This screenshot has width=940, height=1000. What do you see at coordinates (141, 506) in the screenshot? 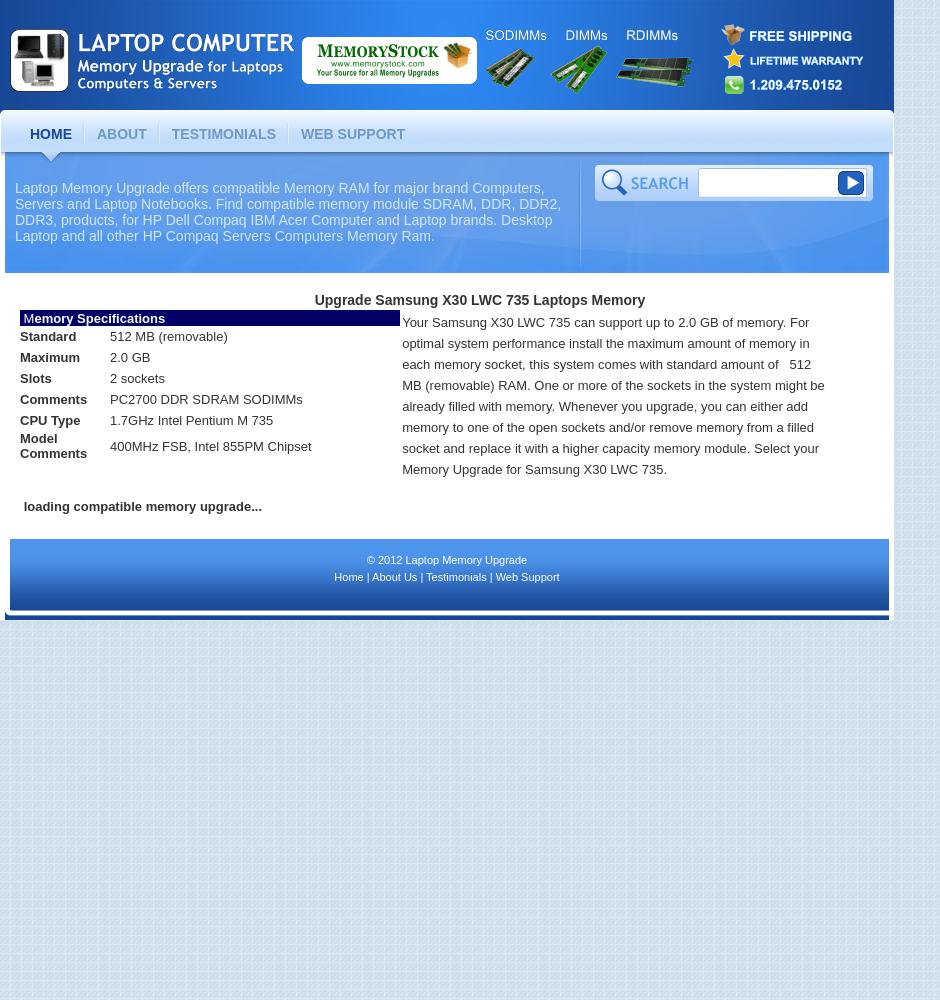
I see `'loading compatible memory upgrade...'` at bounding box center [141, 506].